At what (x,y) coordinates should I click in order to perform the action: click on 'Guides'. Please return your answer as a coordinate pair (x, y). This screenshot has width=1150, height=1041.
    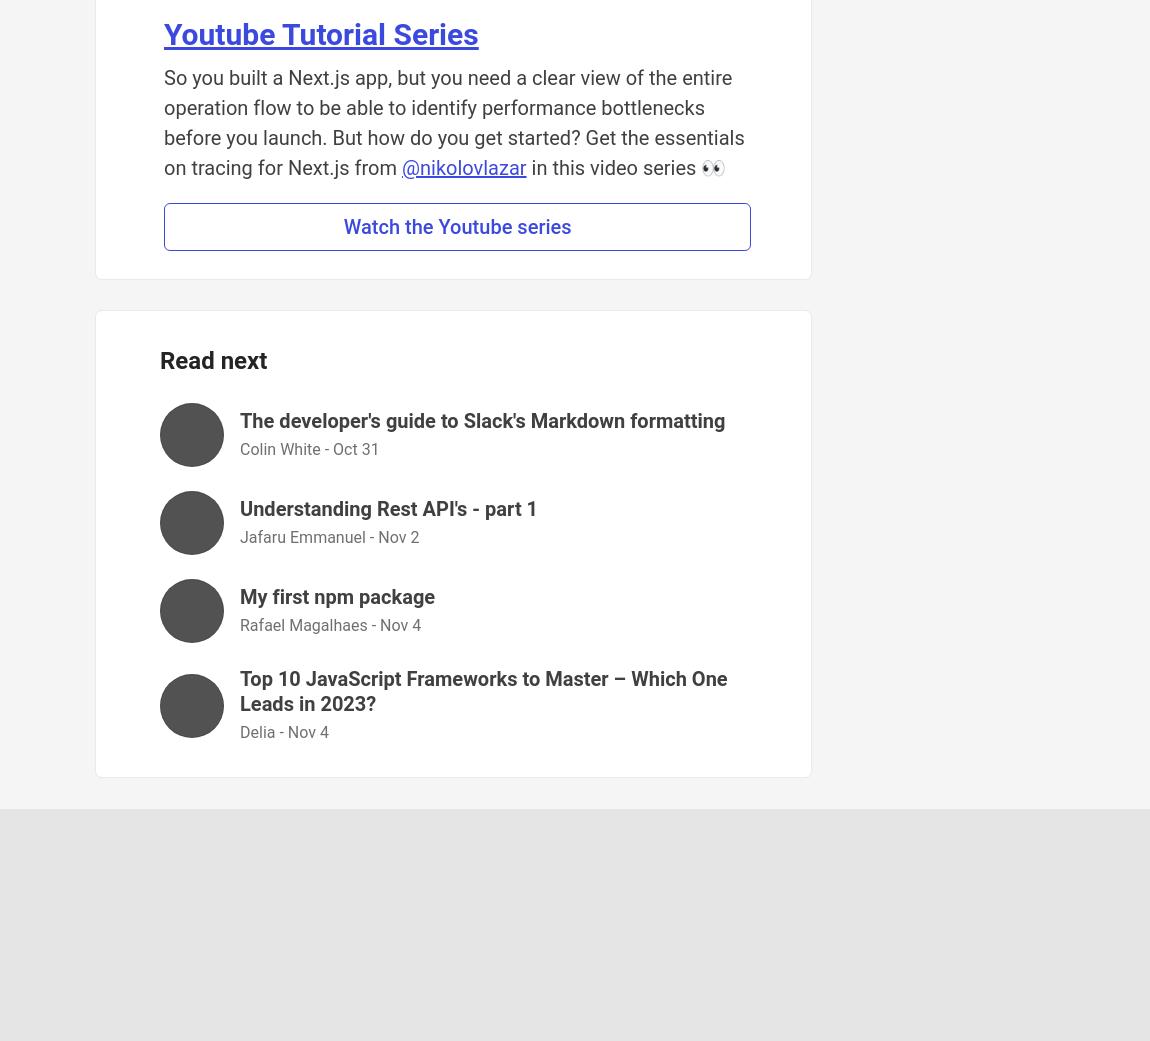
    Looking at the image, I should click on (767, 899).